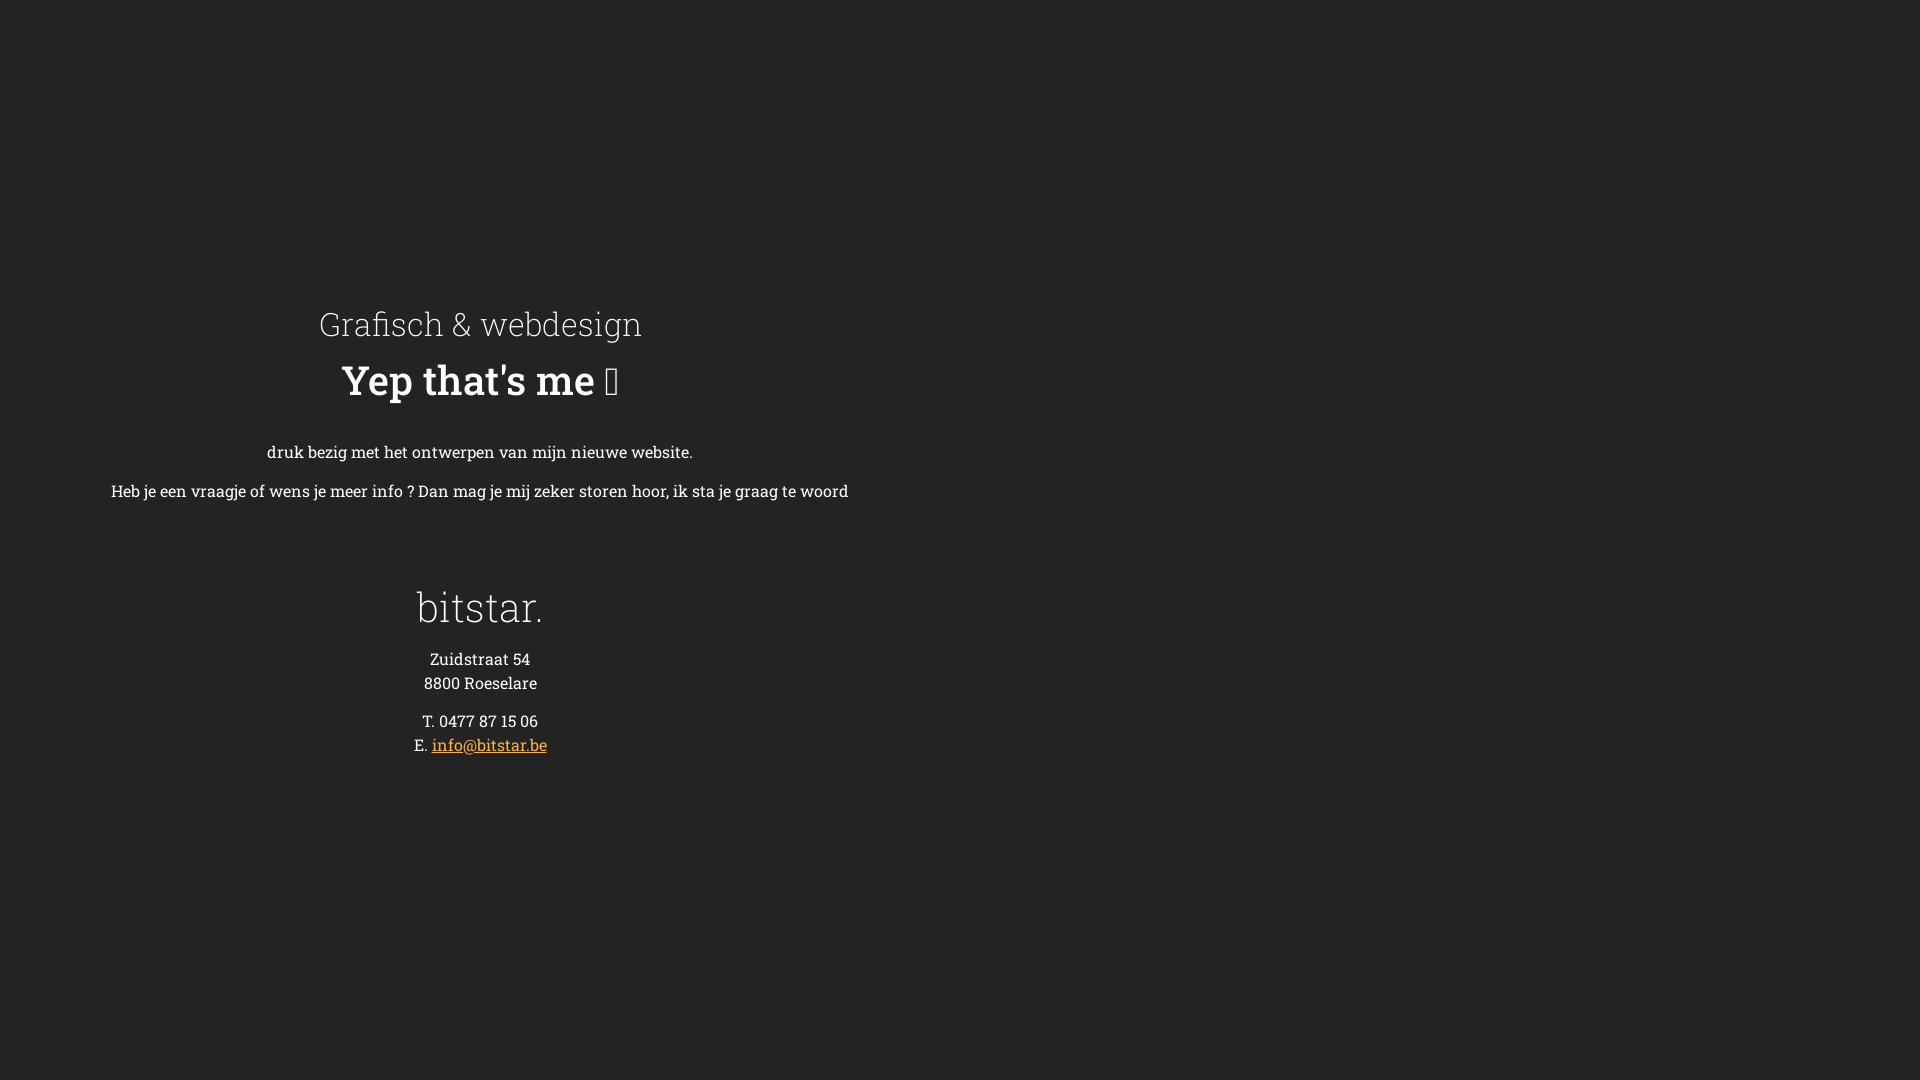  Describe the element at coordinates (431, 744) in the screenshot. I see `'info@bitstar.be'` at that location.